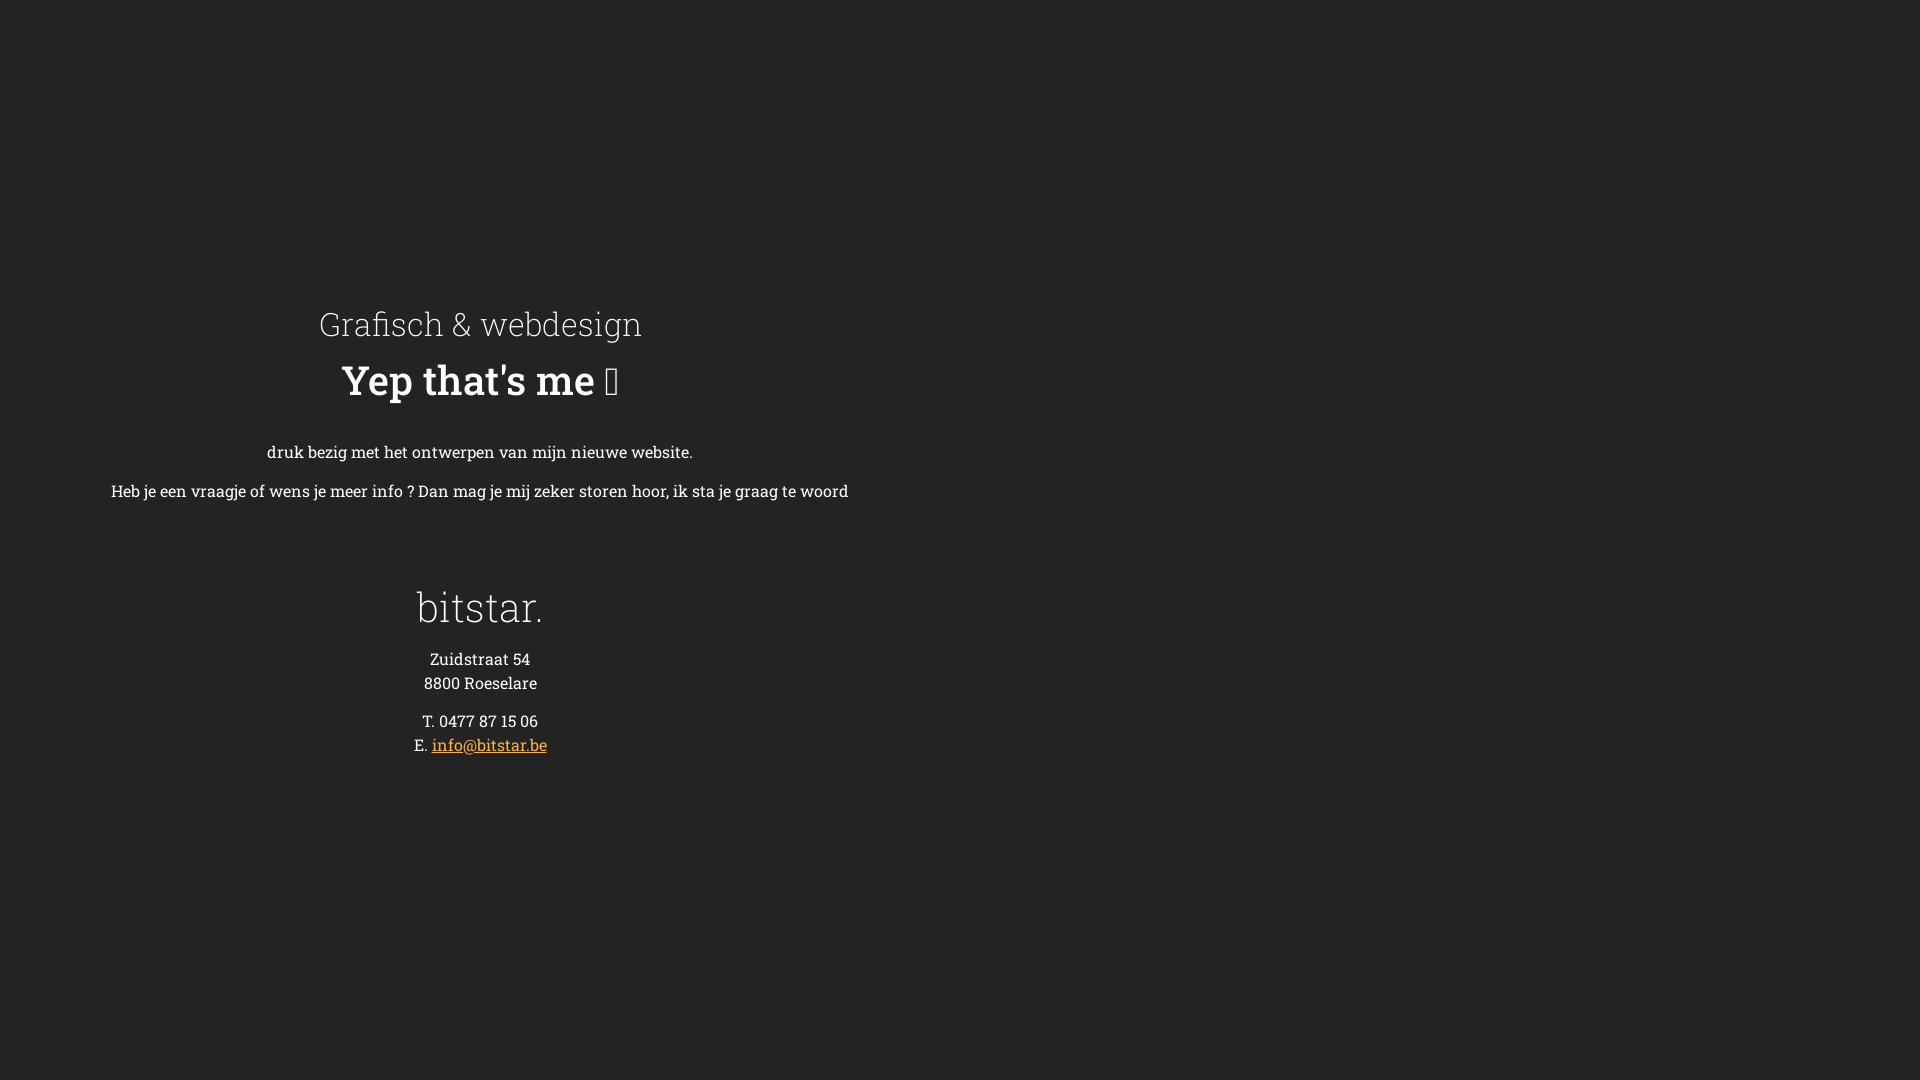  Describe the element at coordinates (431, 744) in the screenshot. I see `'info@bitstar.be'` at that location.